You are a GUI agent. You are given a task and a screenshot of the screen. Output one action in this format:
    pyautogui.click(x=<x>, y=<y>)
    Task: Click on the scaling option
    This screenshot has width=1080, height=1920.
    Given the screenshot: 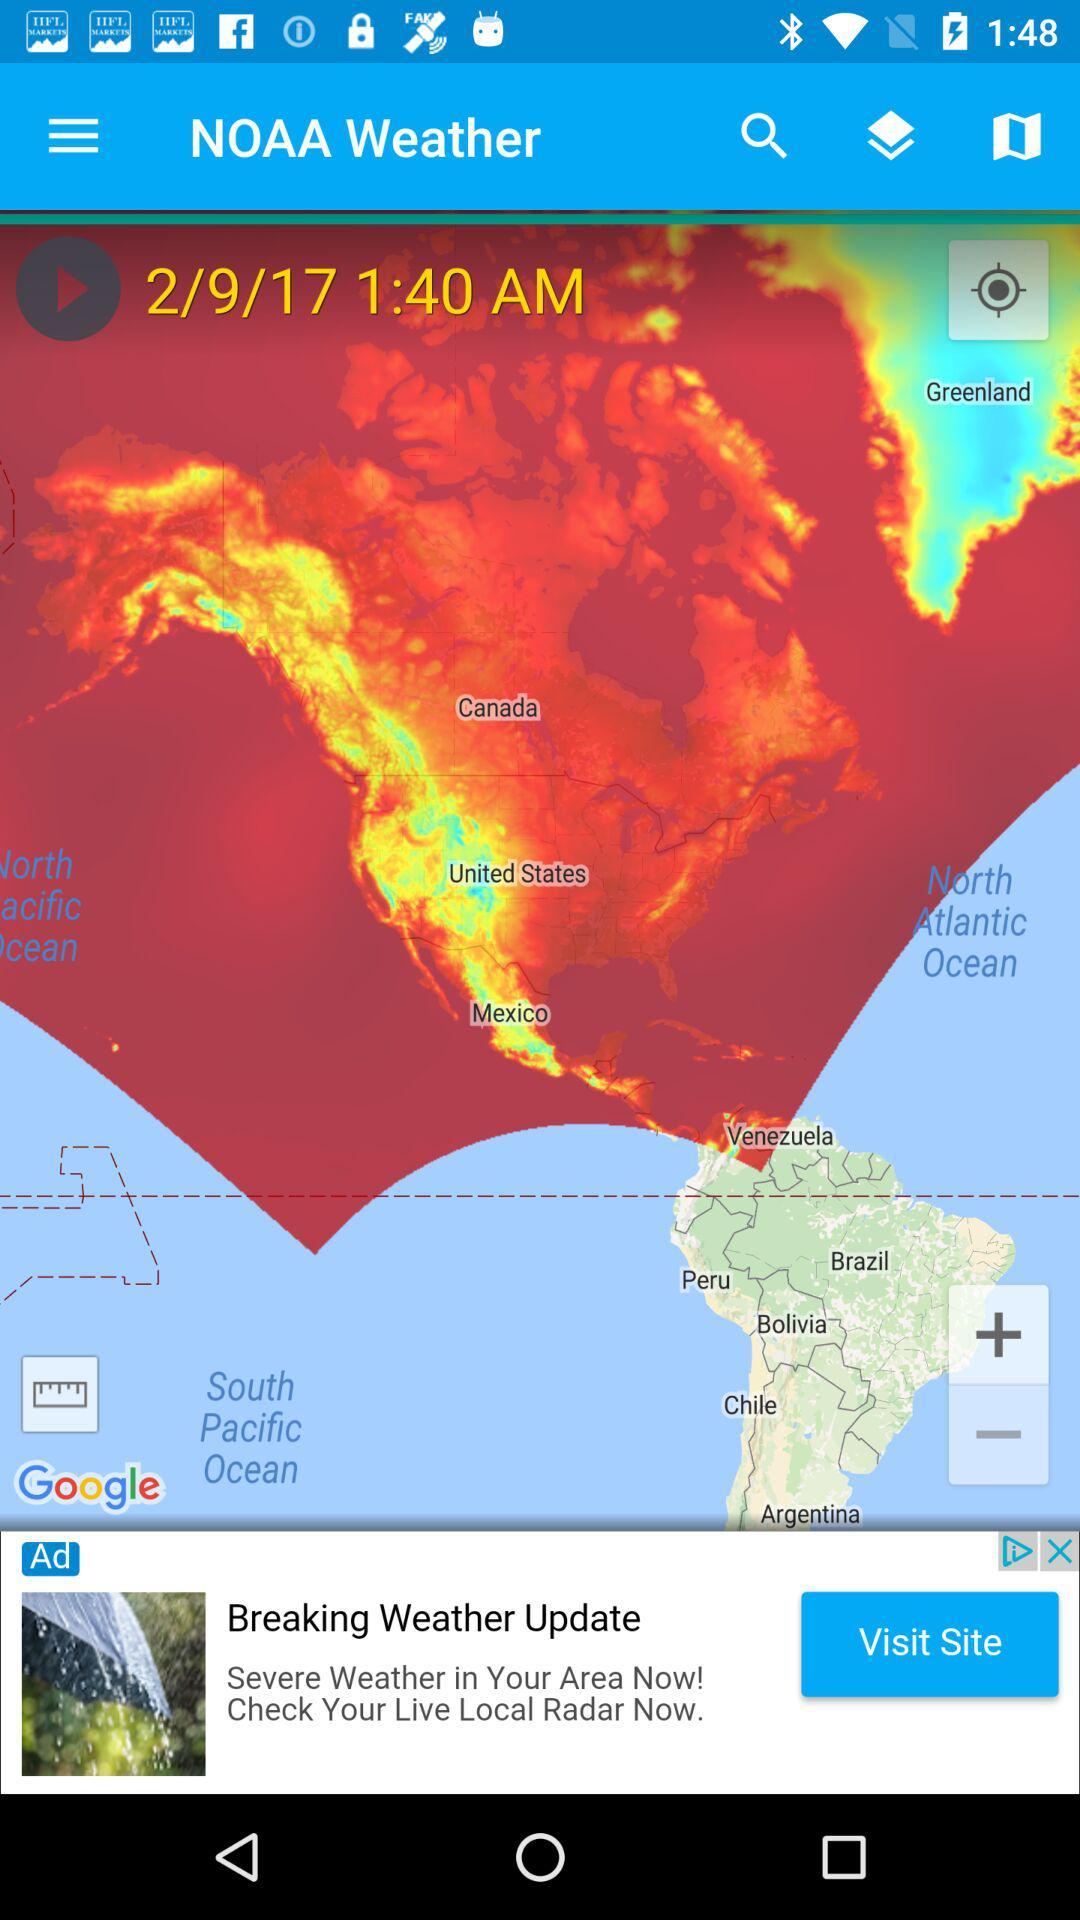 What is the action you would take?
    pyautogui.click(x=59, y=1393)
    